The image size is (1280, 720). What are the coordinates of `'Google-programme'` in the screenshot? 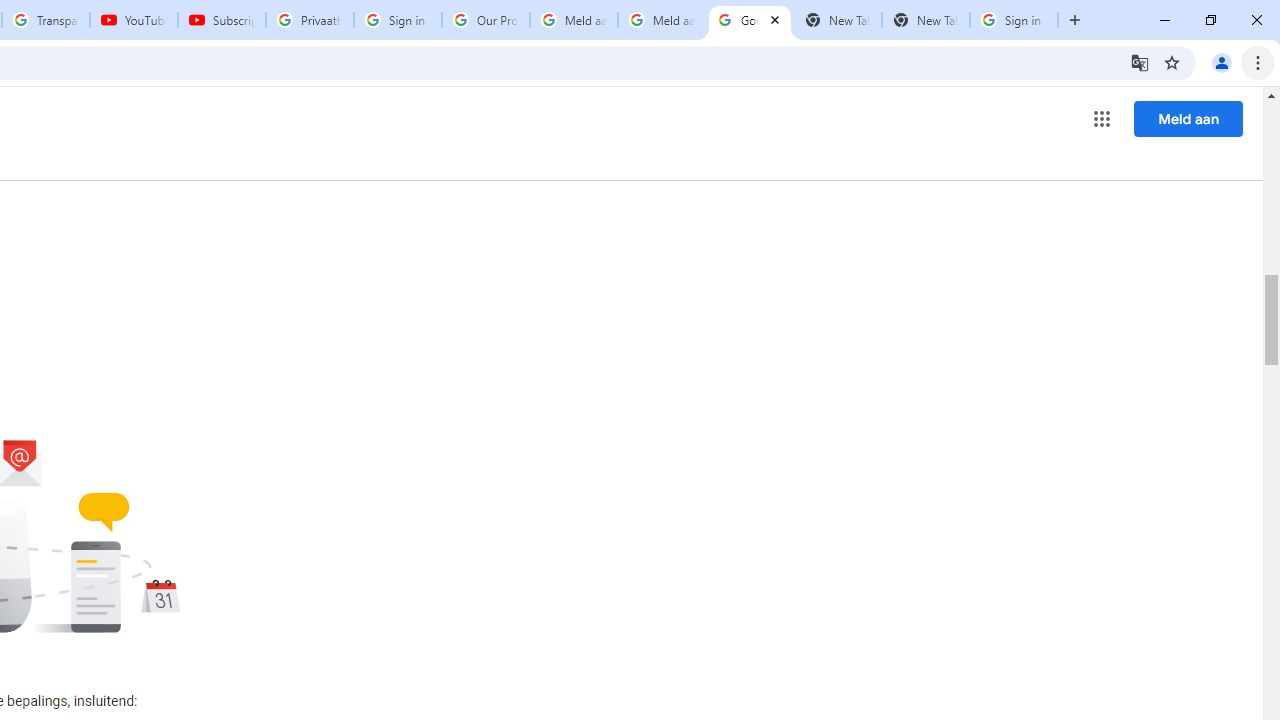 It's located at (1101, 119).